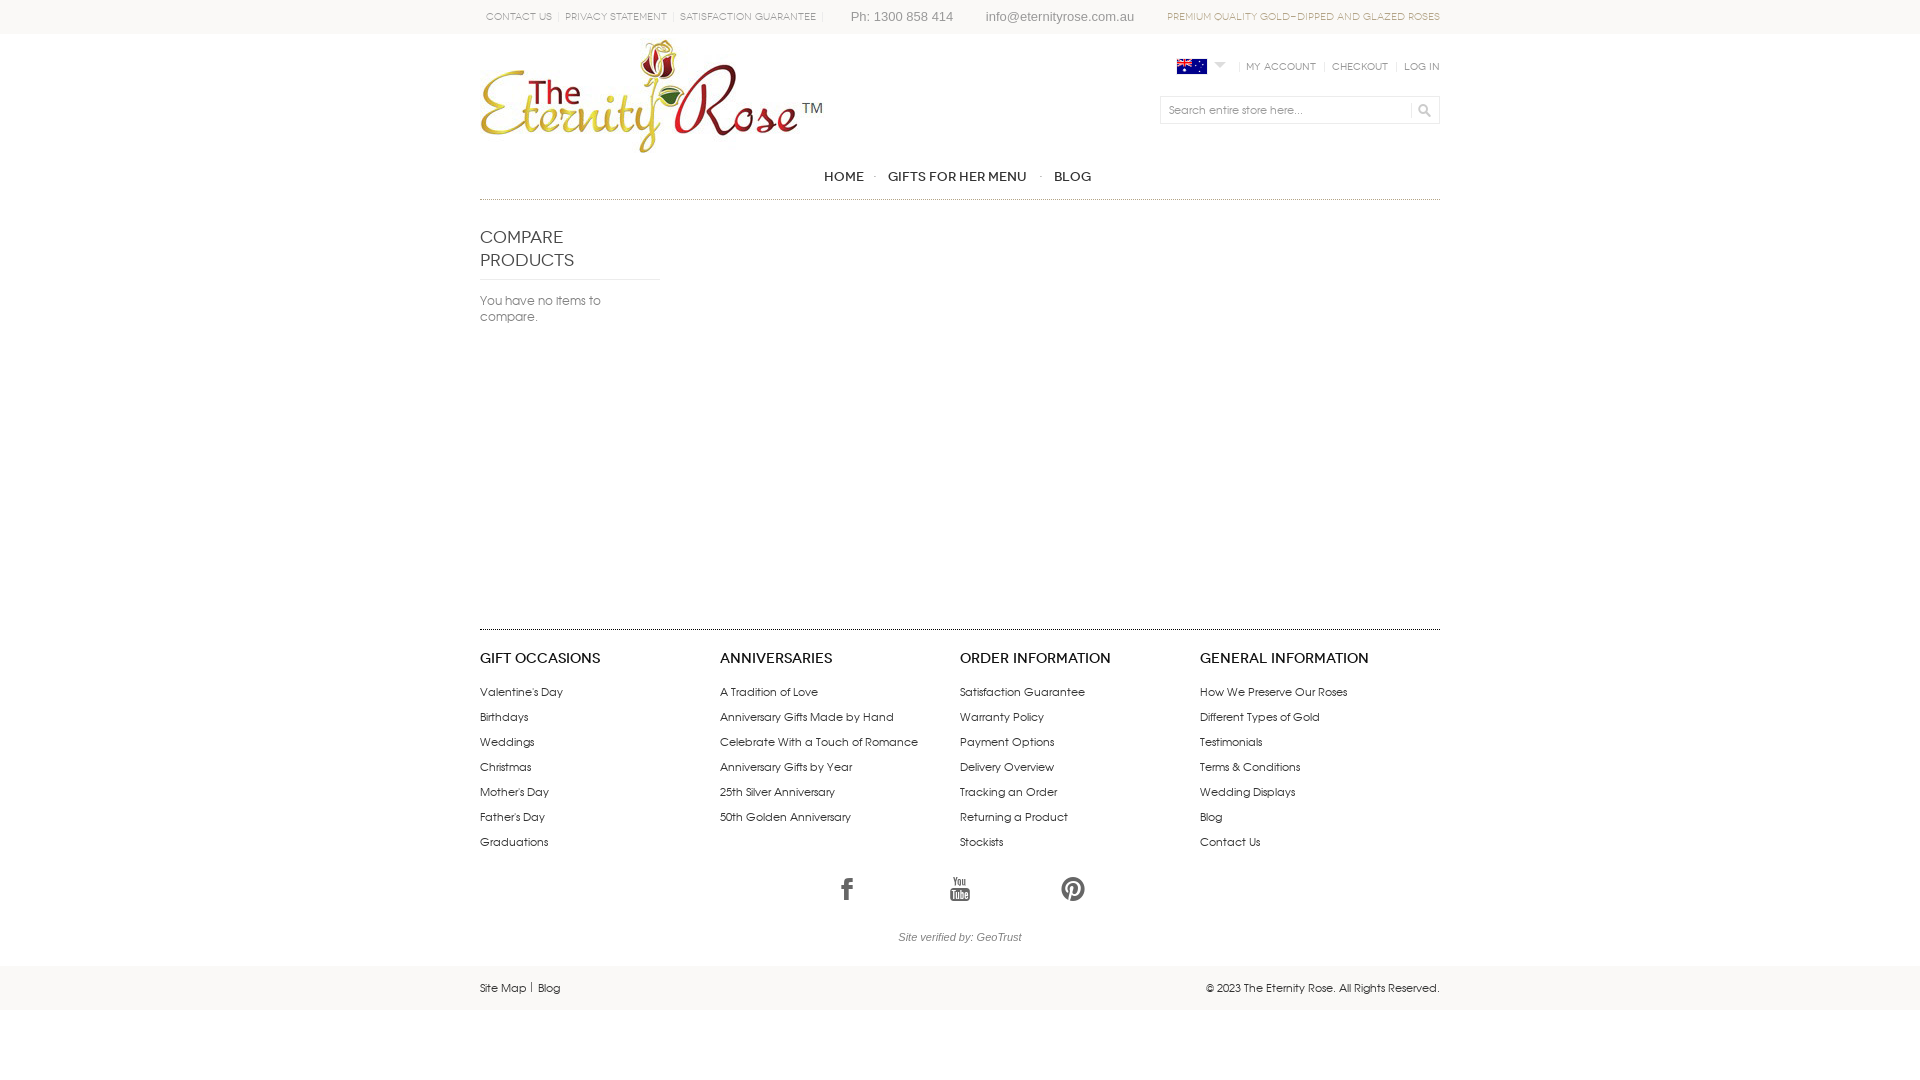 The image size is (1920, 1080). What do you see at coordinates (513, 841) in the screenshot?
I see `'Graduations'` at bounding box center [513, 841].